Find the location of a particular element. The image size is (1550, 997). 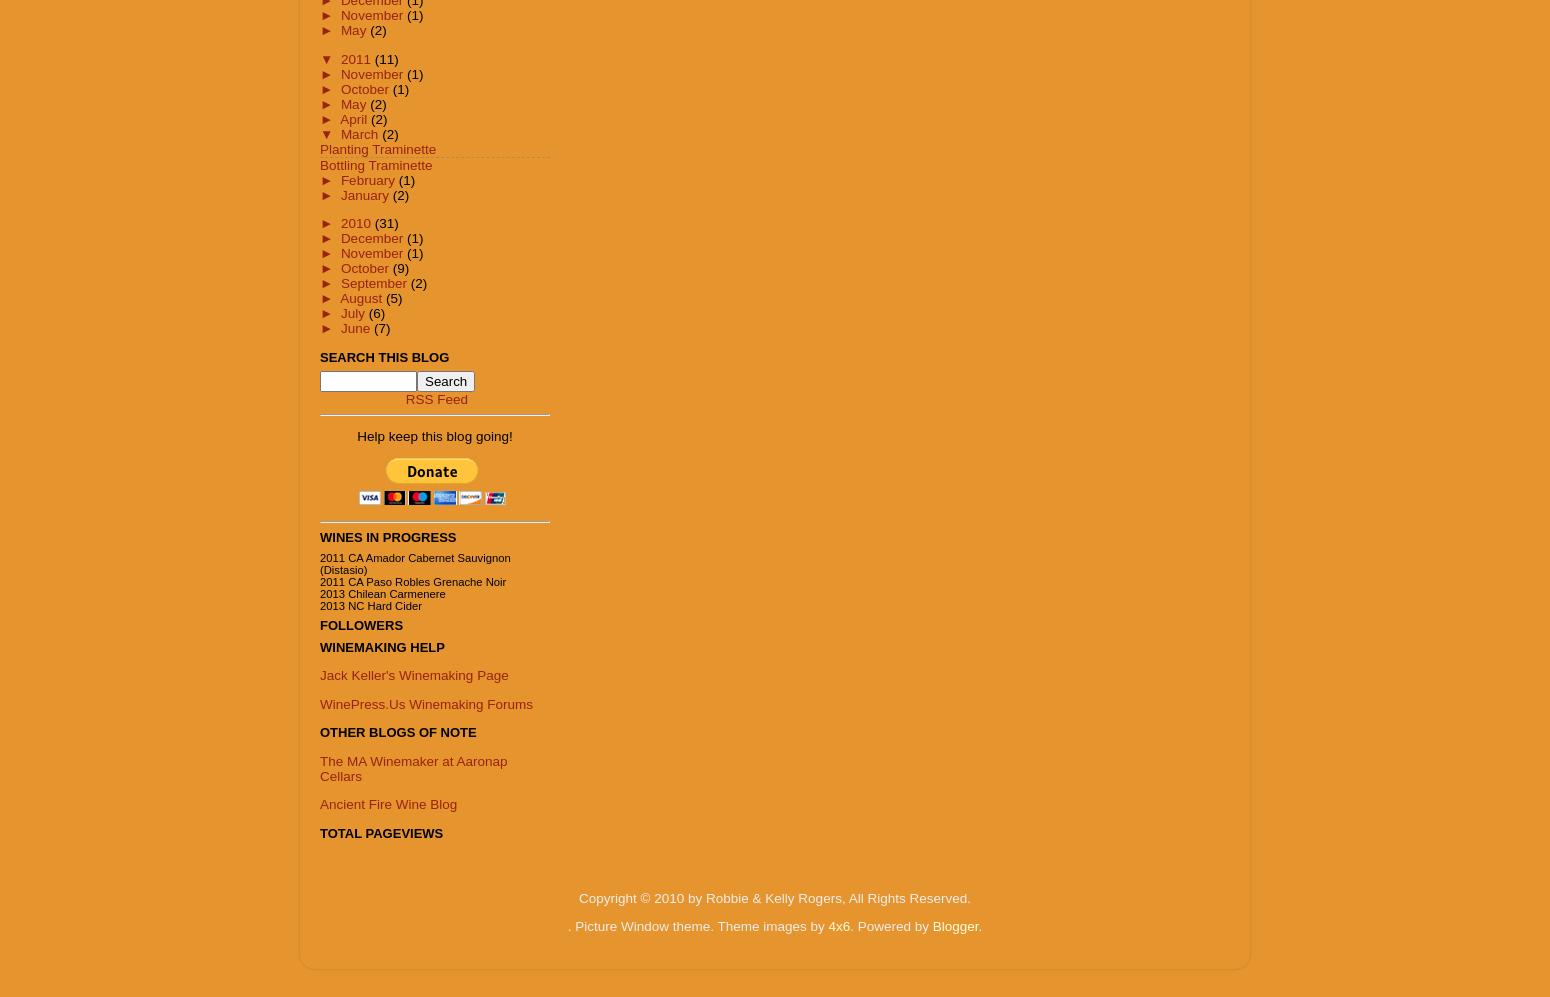

'Search This Blog' is located at coordinates (383, 355).